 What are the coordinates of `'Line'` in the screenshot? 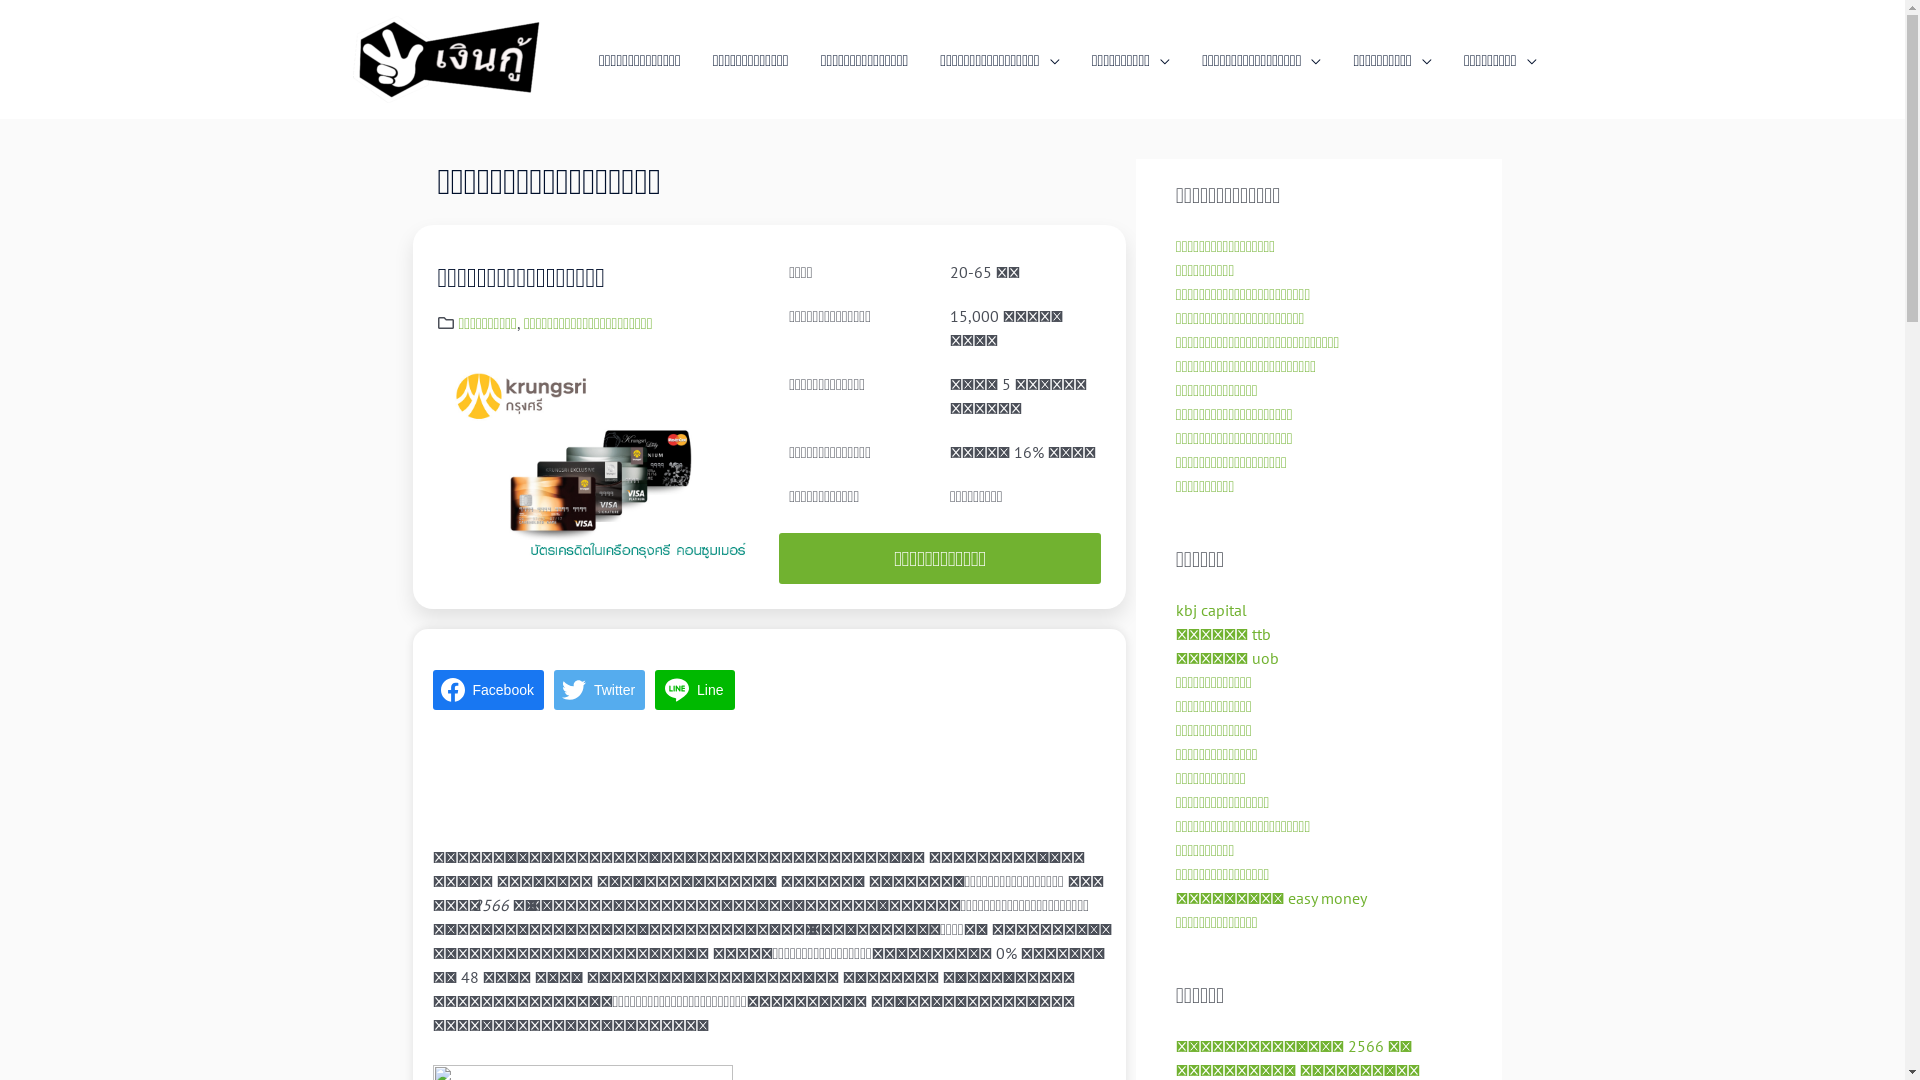 It's located at (654, 689).